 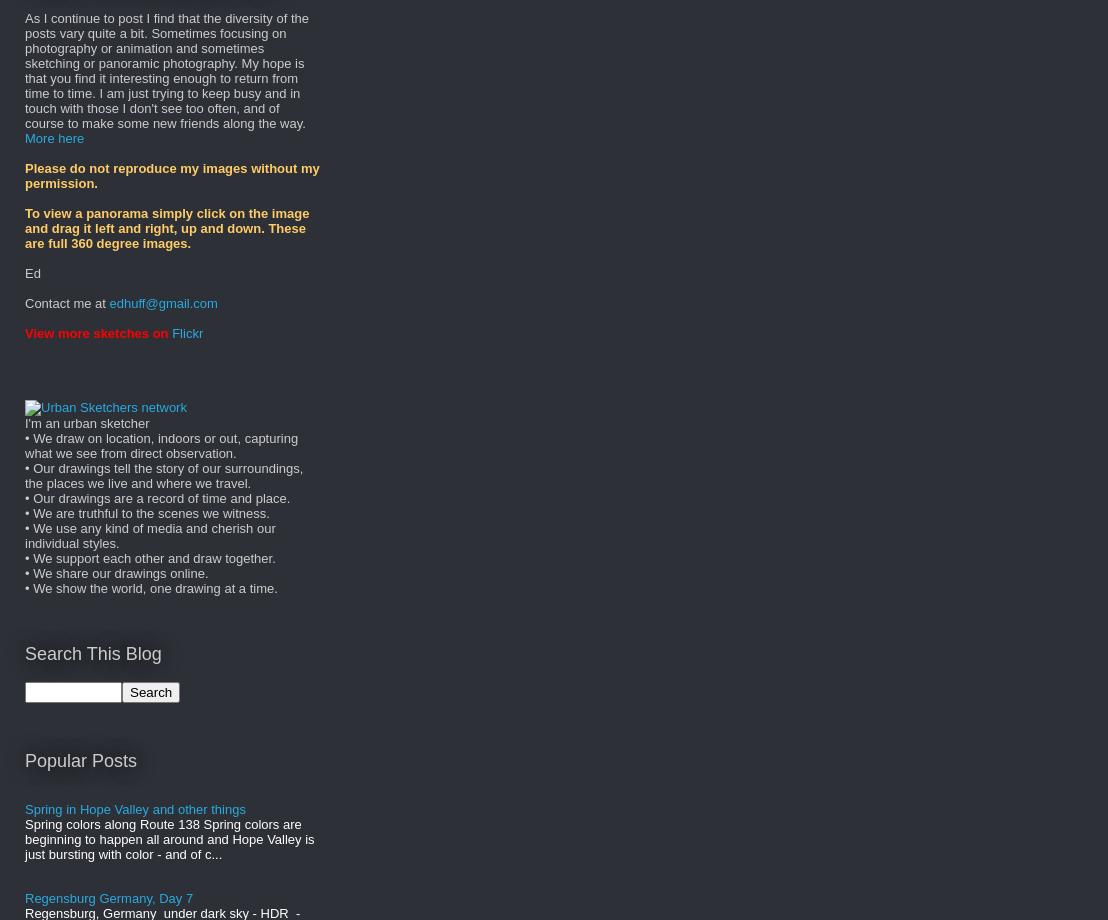 What do you see at coordinates (109, 897) in the screenshot?
I see `'Regensburg Germany, Day 7'` at bounding box center [109, 897].